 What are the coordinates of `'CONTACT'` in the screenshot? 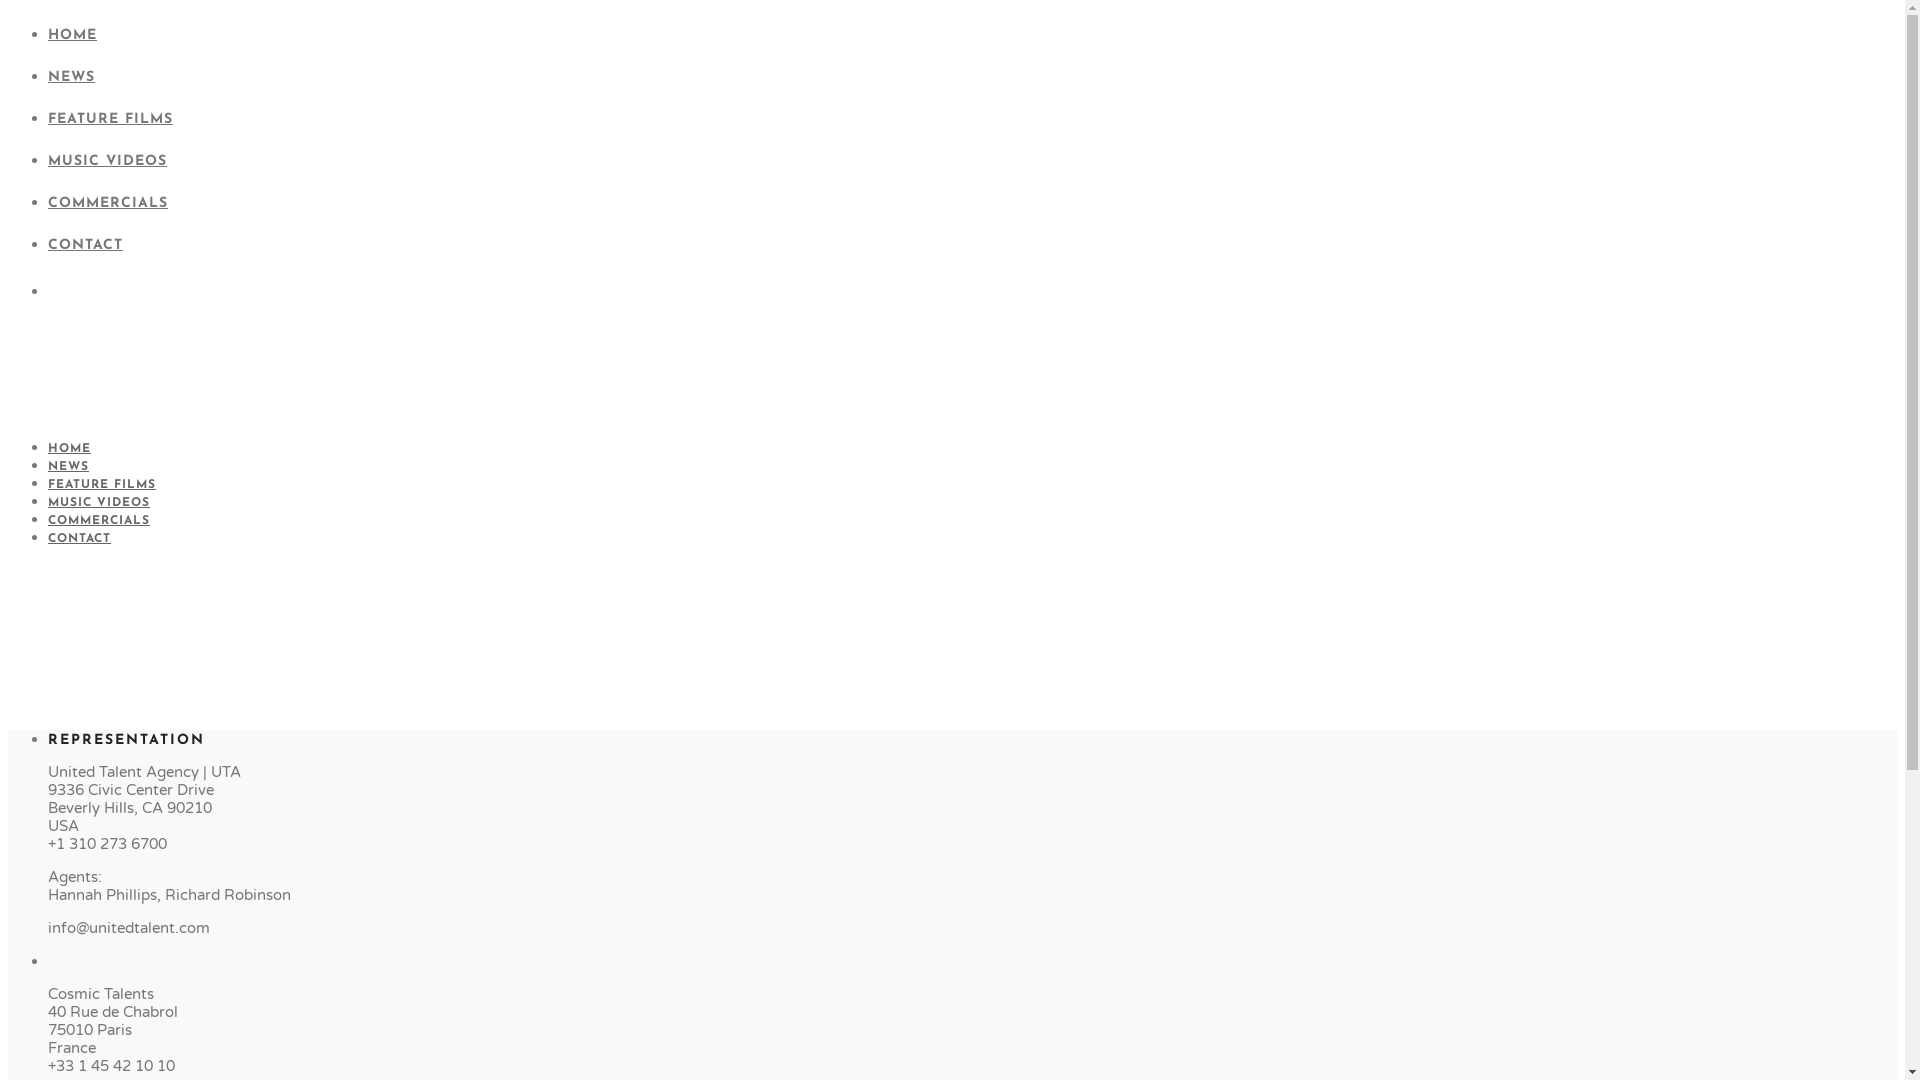 It's located at (48, 538).